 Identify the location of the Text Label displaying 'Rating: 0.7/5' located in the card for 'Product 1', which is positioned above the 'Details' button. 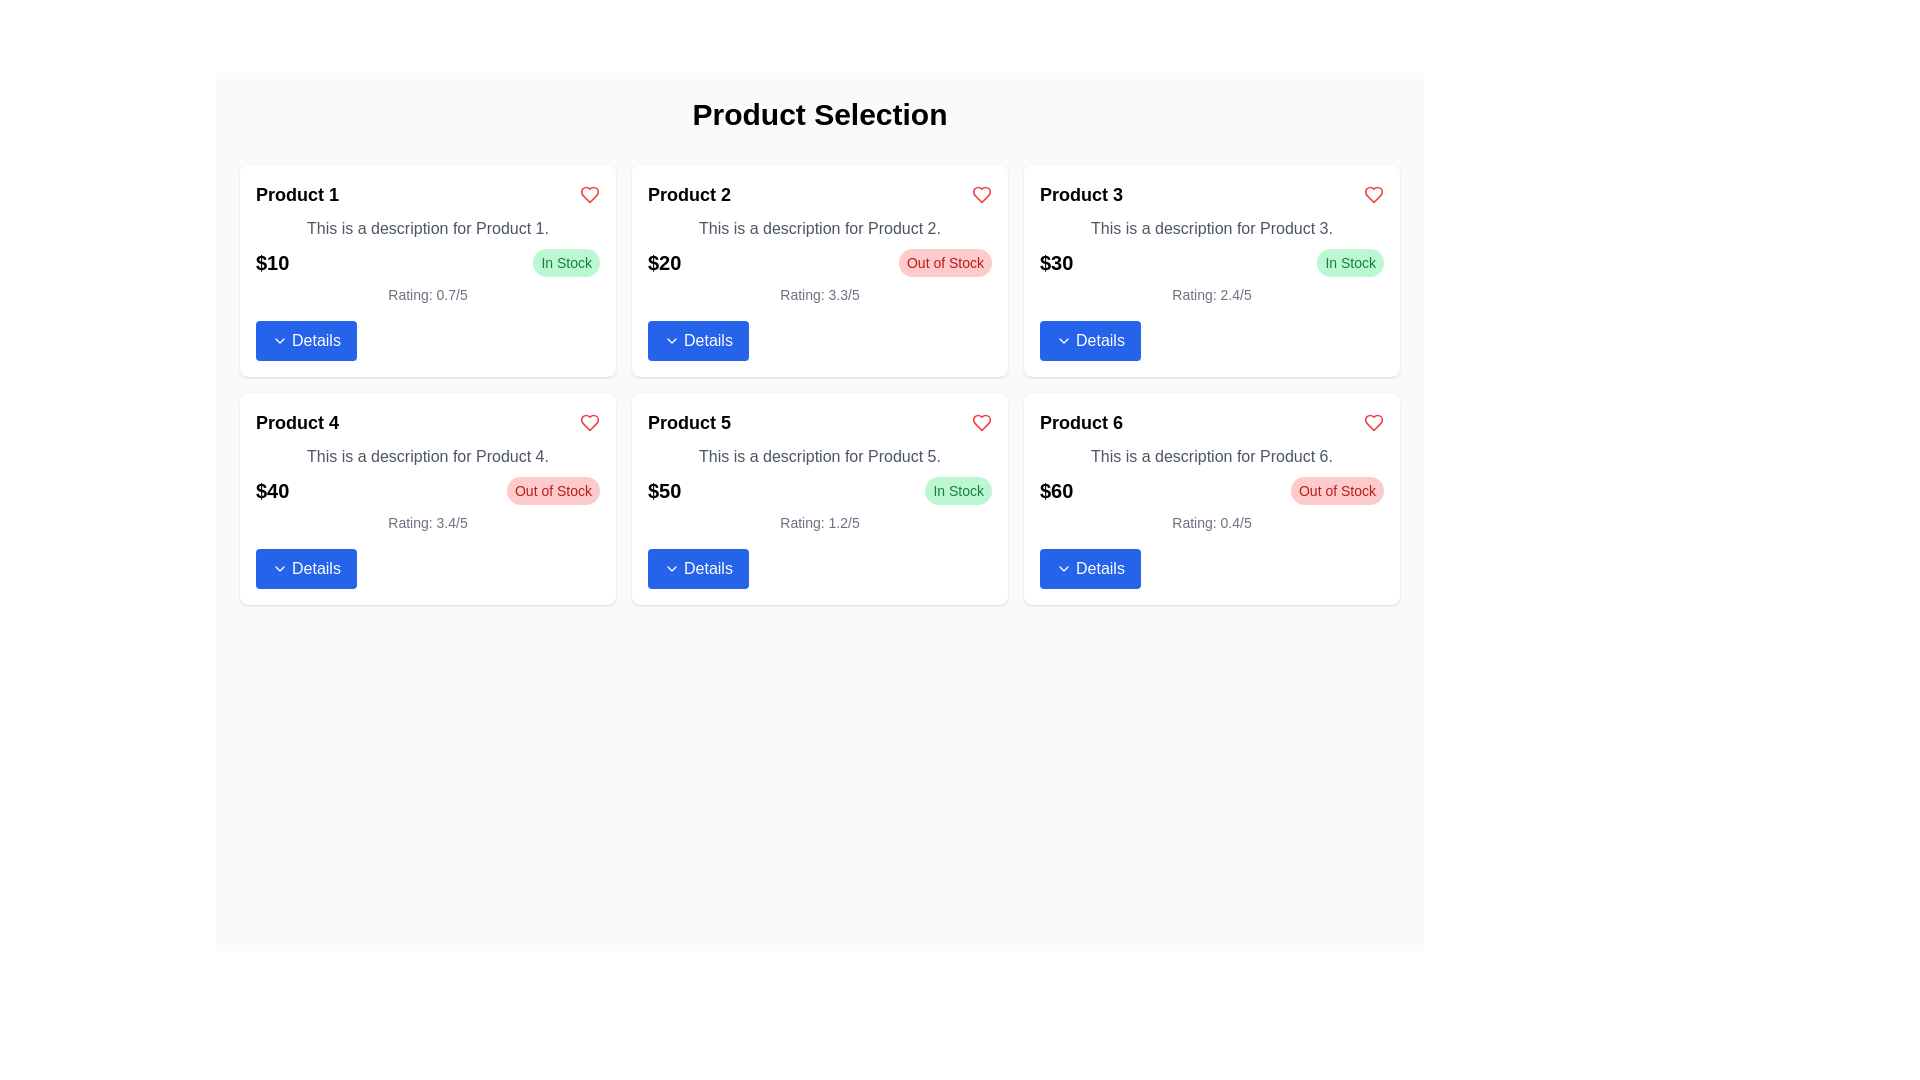
(426, 294).